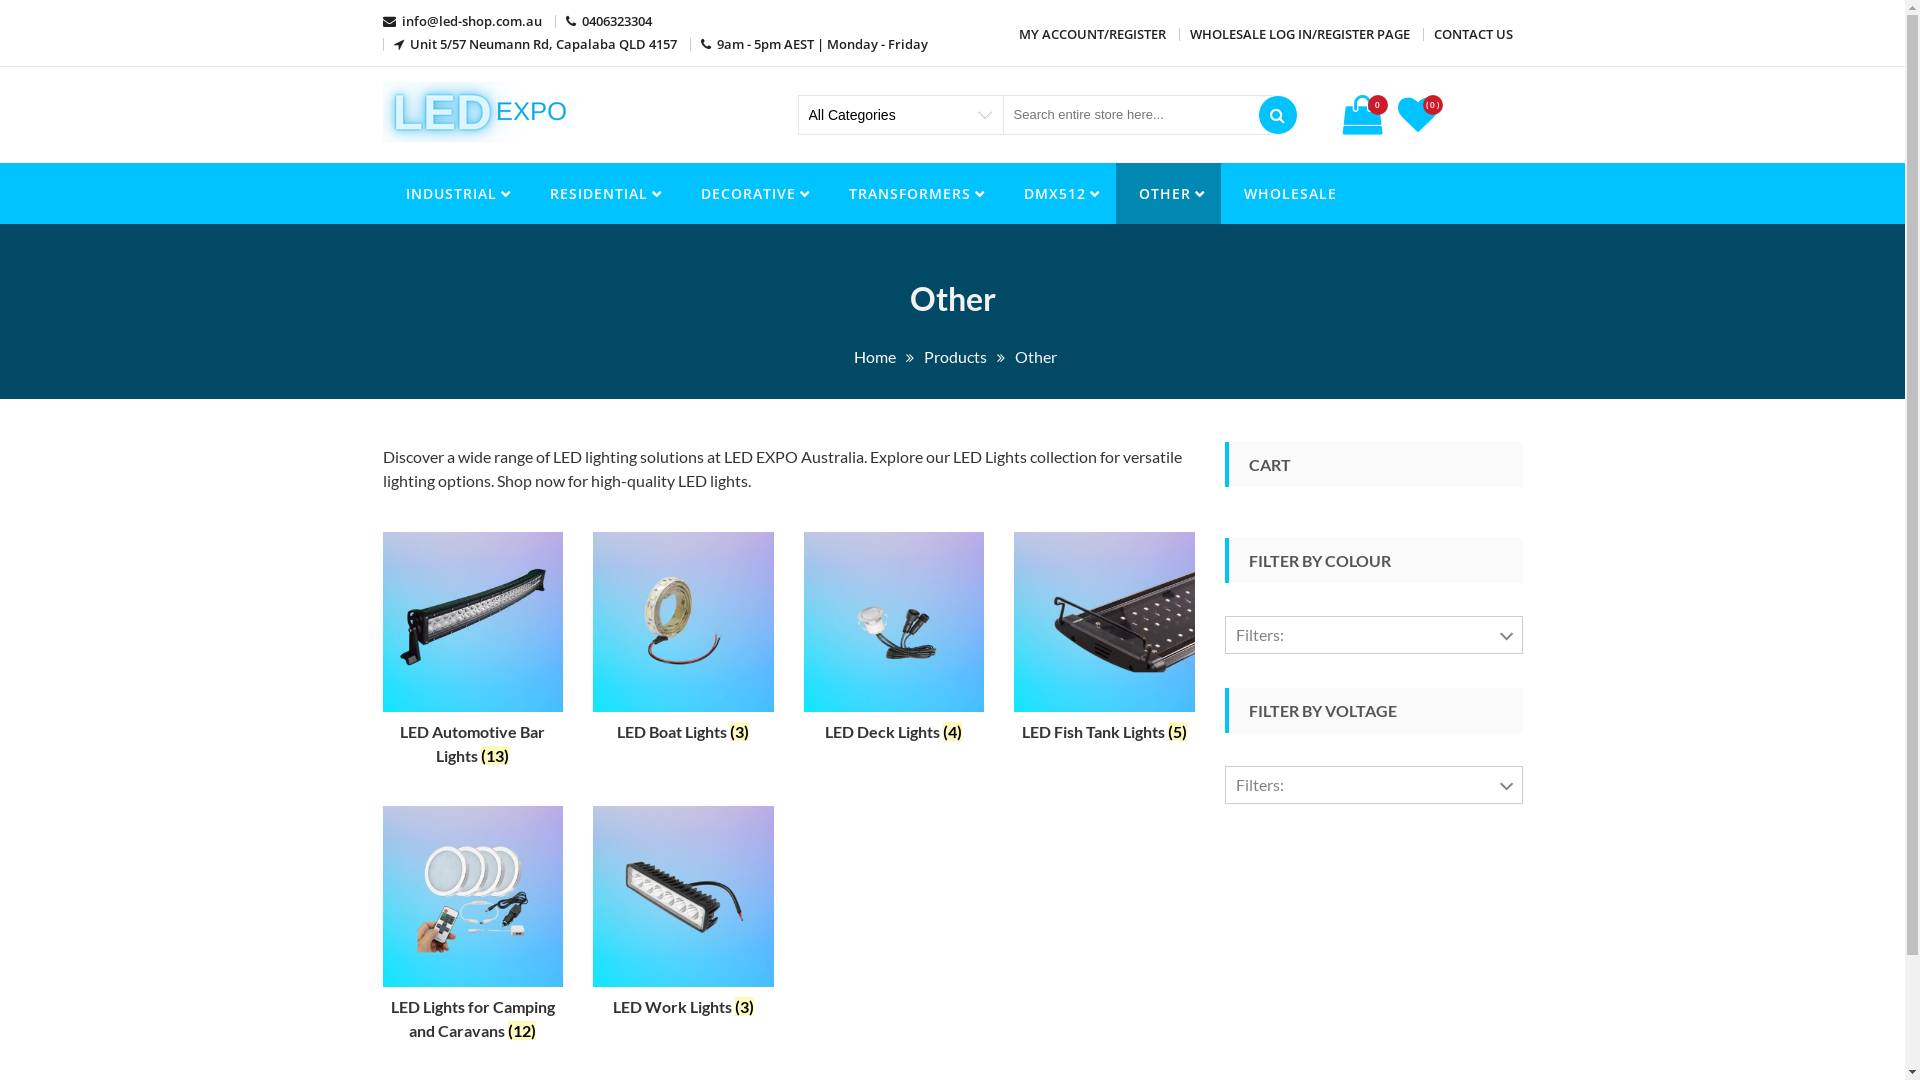 This screenshot has height=1080, width=1920. What do you see at coordinates (1276, 115) in the screenshot?
I see `'Search'` at bounding box center [1276, 115].